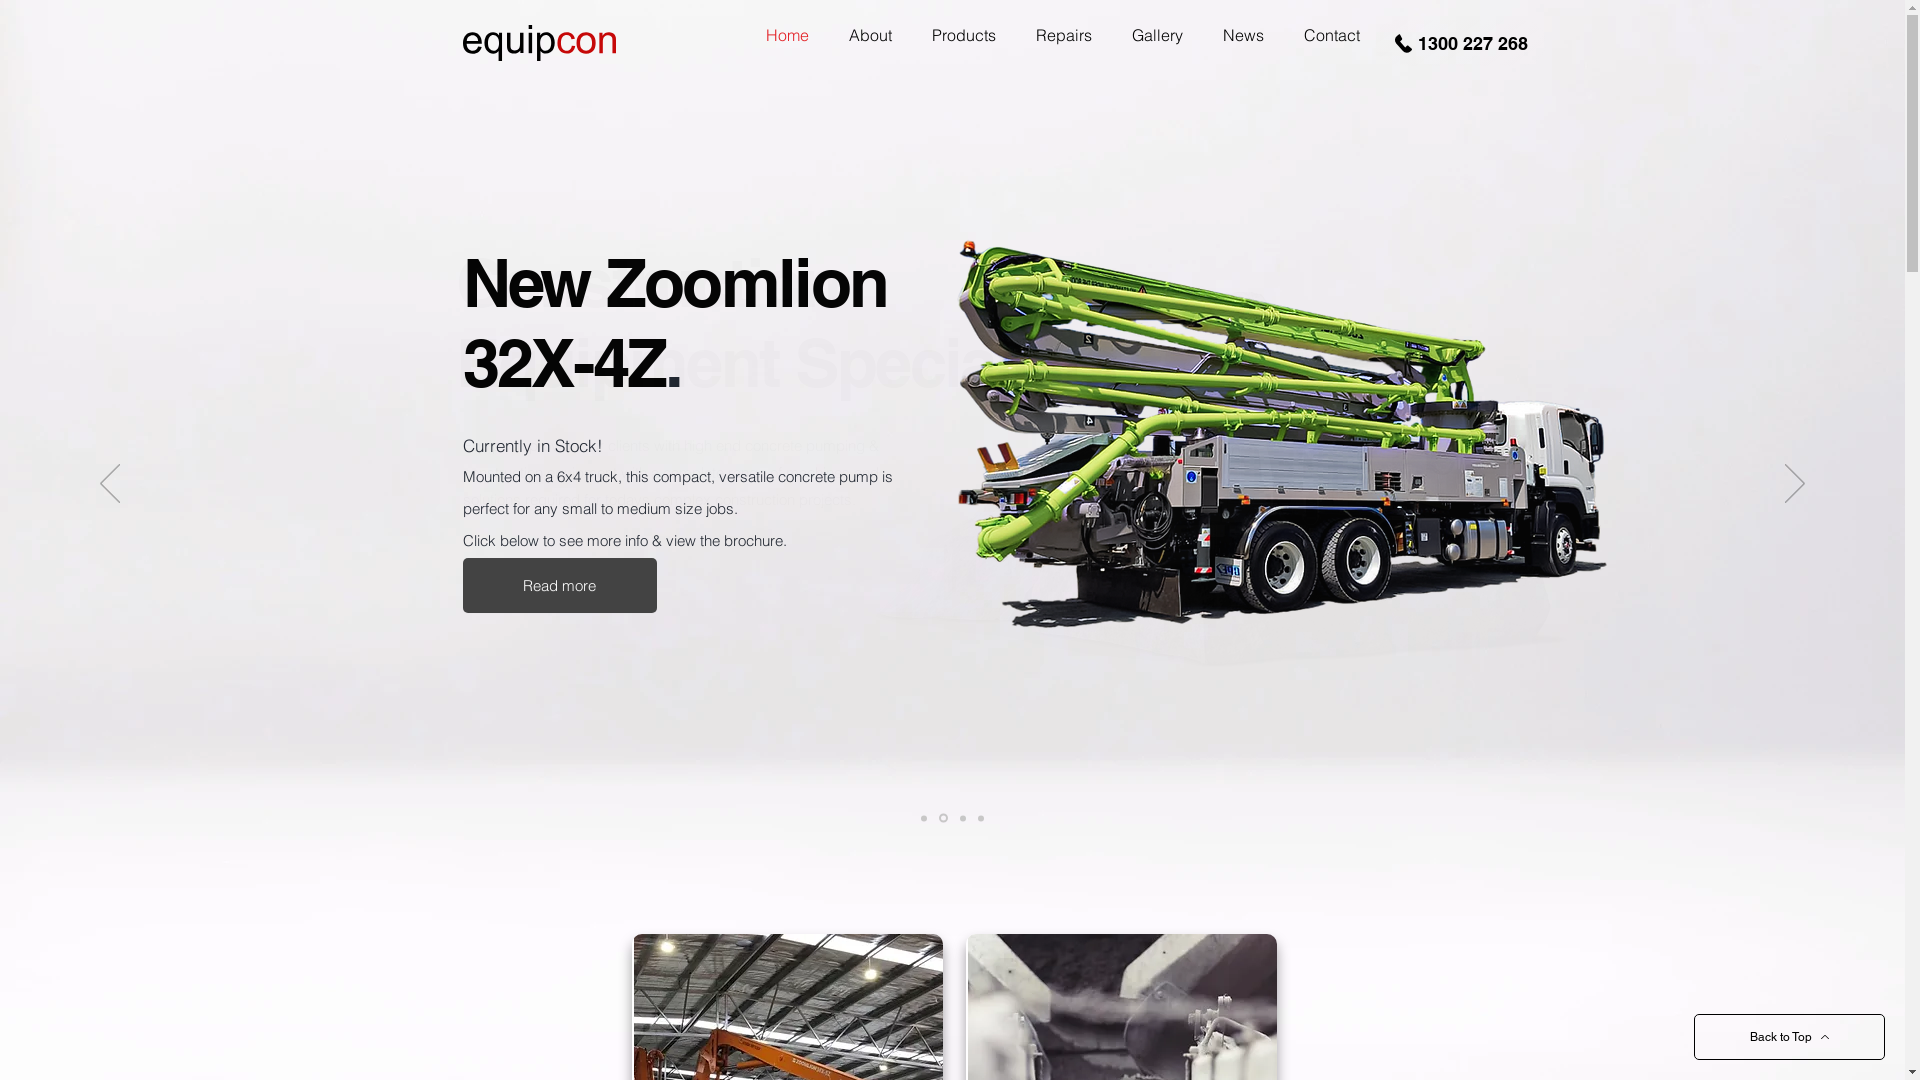 The image size is (1920, 1080). Describe the element at coordinates (1332, 34) in the screenshot. I see `'Contact'` at that location.